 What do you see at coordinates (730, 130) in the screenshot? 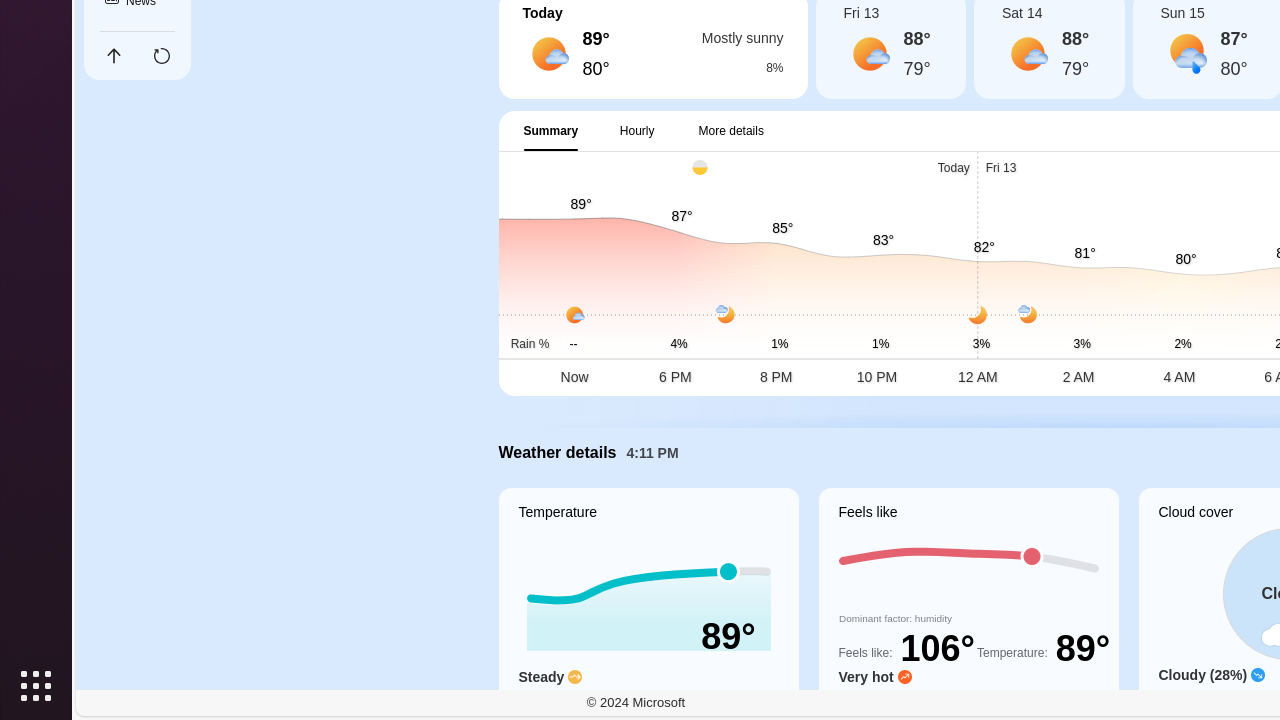
I see `'More details'` at bounding box center [730, 130].